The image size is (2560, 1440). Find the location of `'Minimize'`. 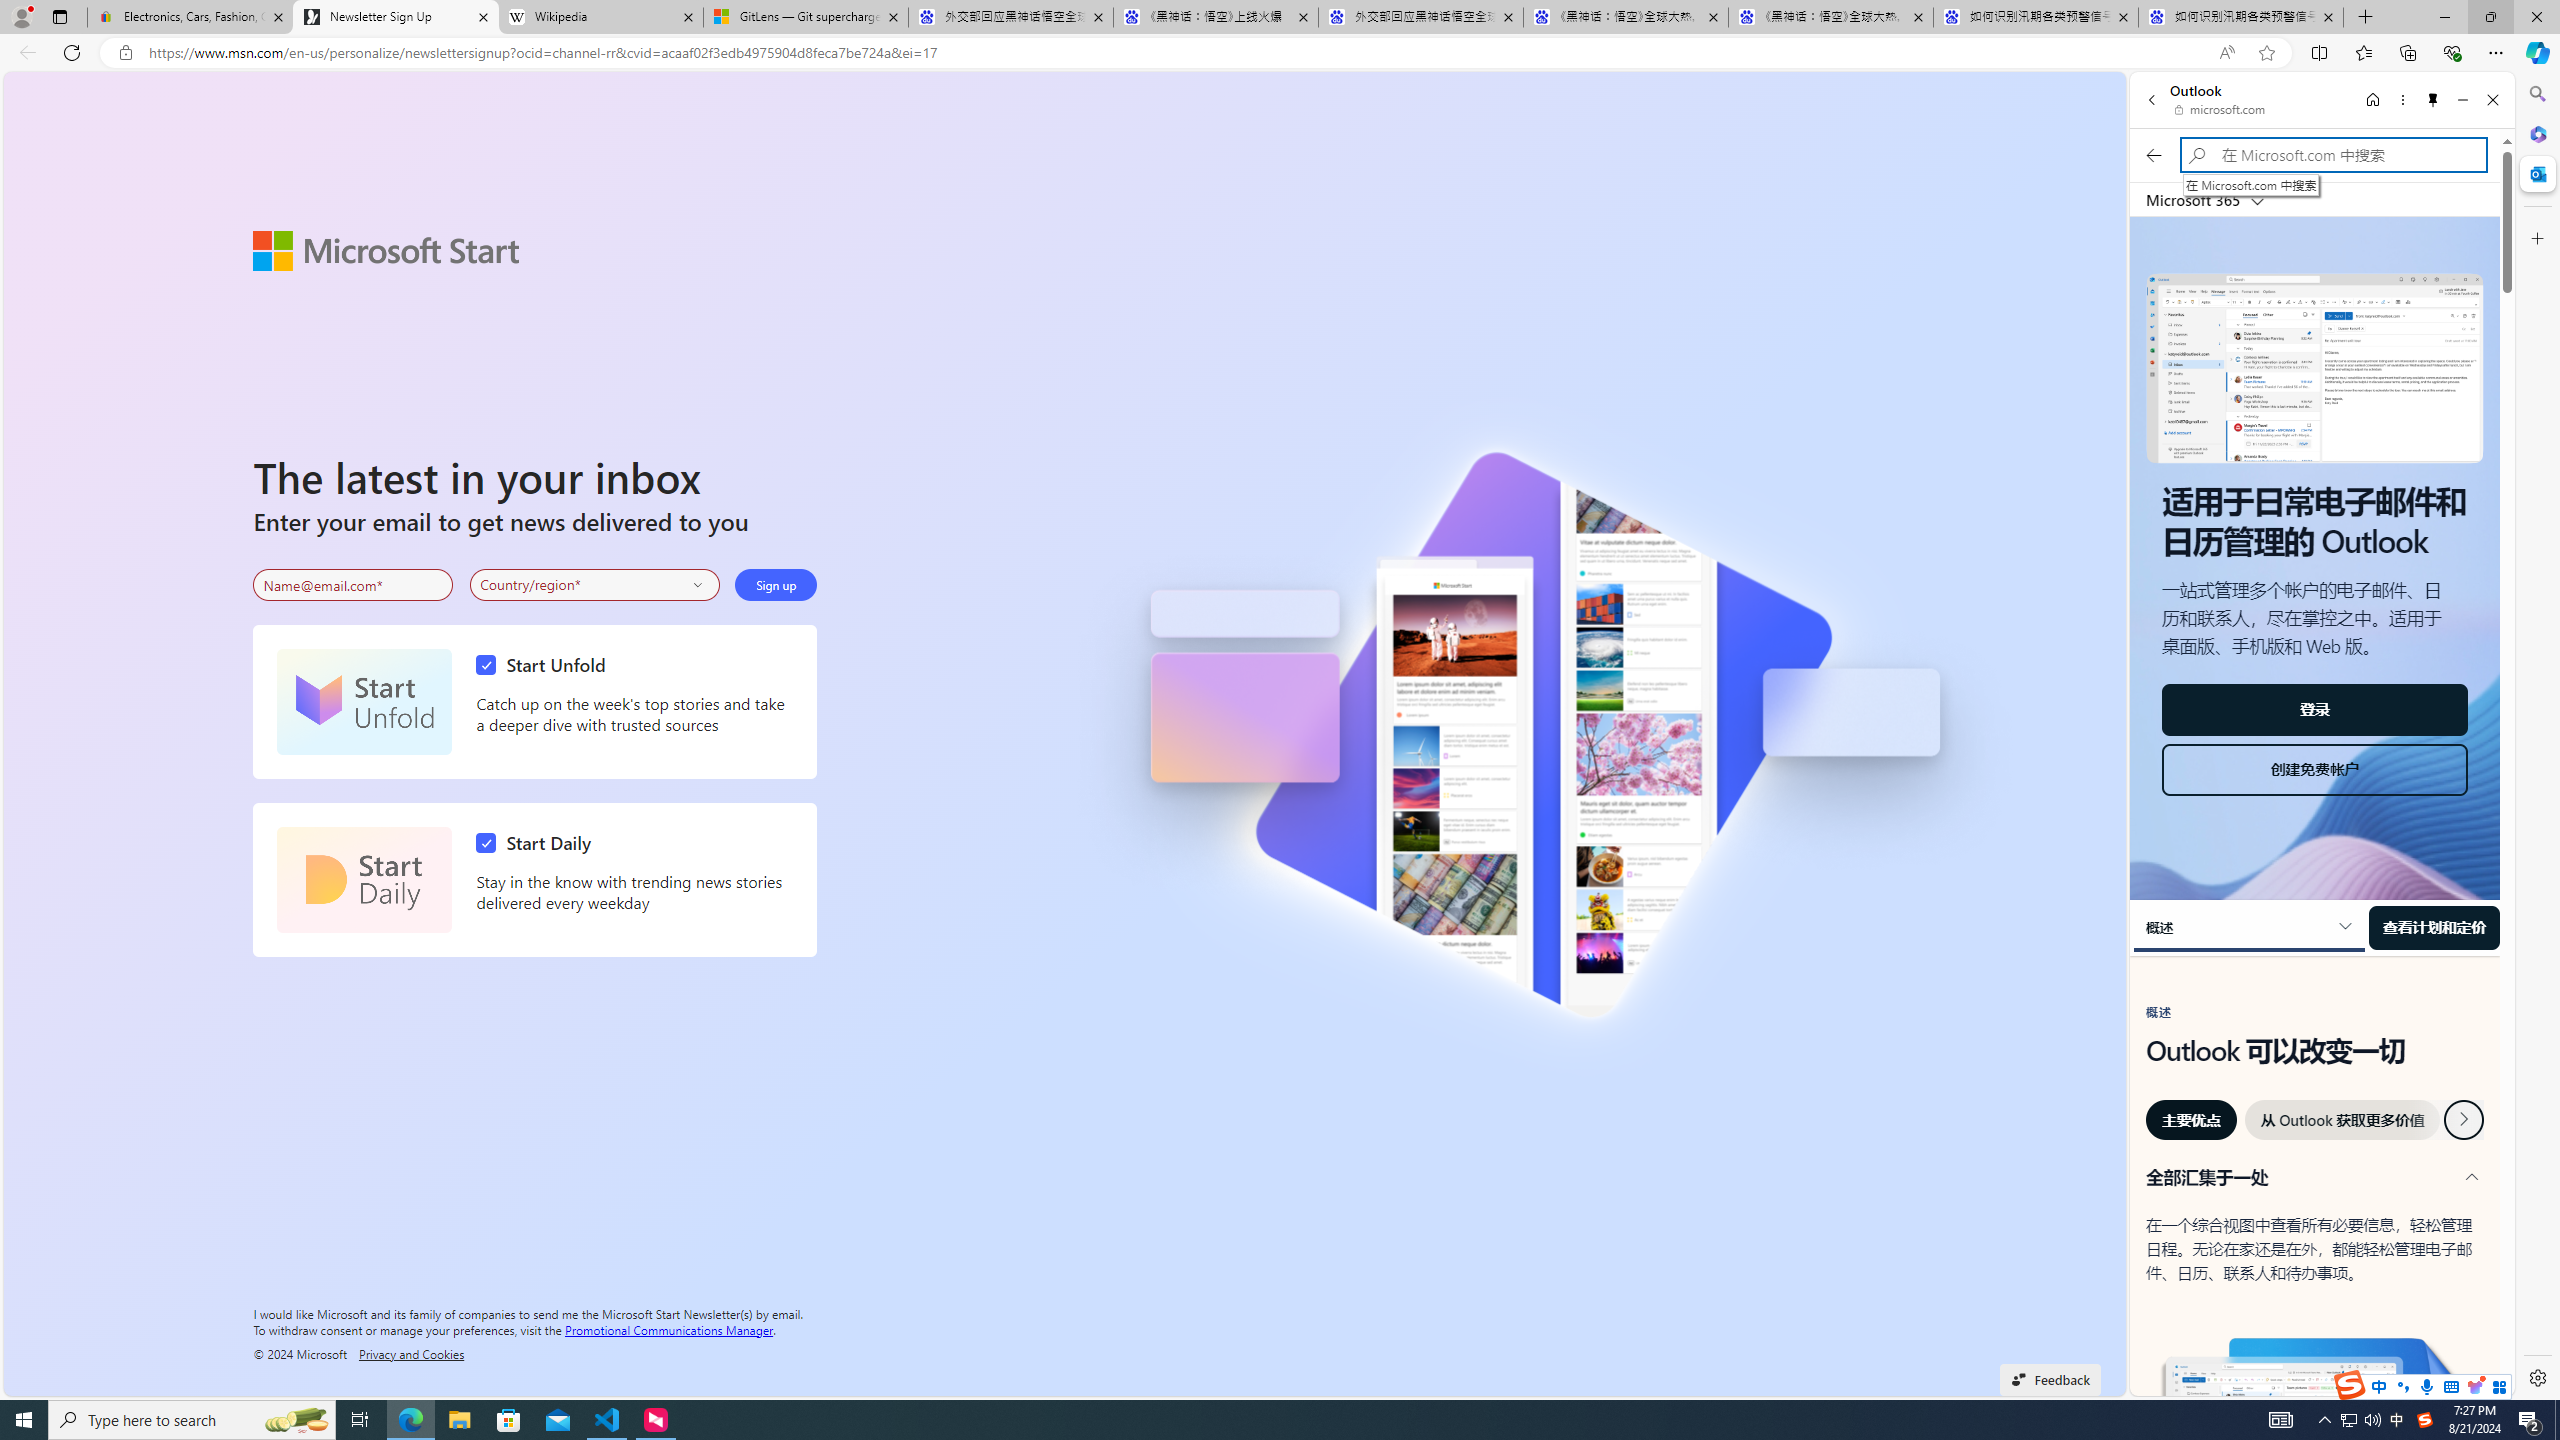

'Minimize' is located at coordinates (2463, 99).